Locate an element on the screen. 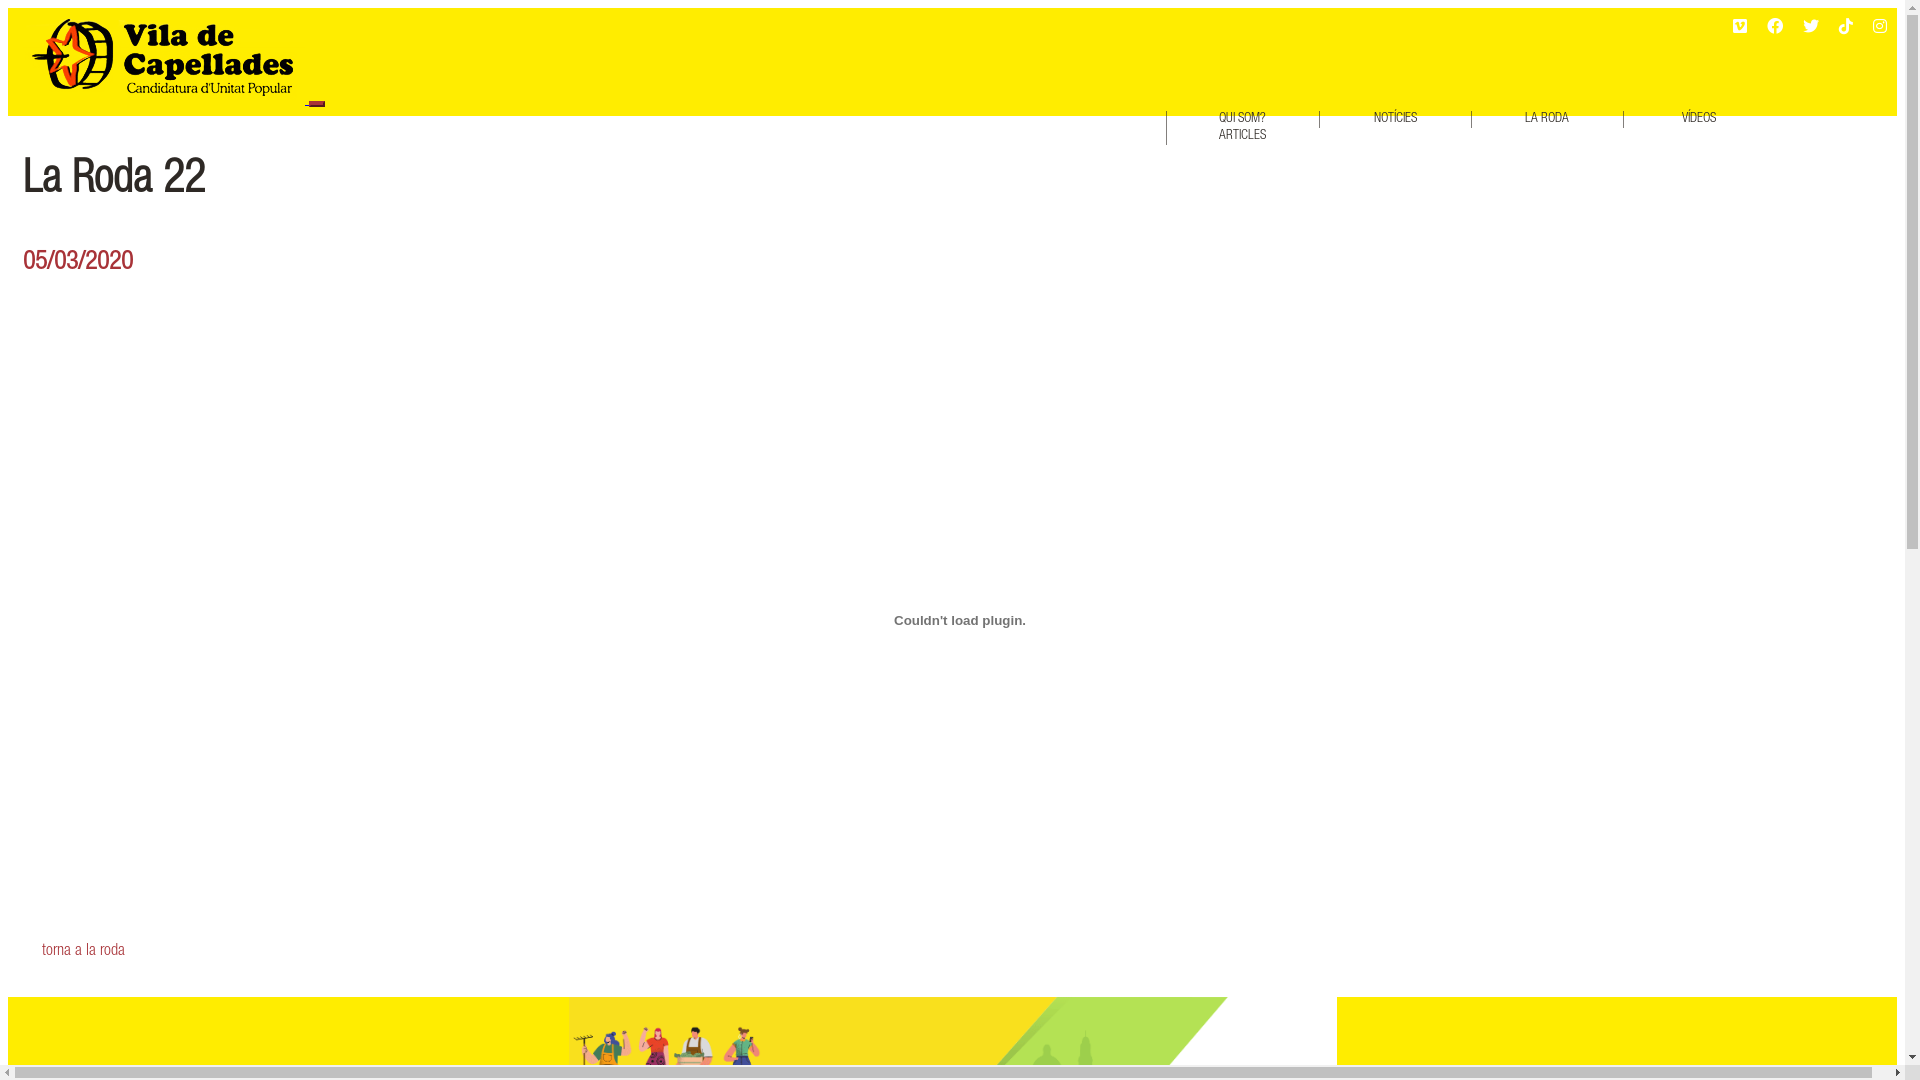 The image size is (1920, 1080). 'Toggle navigation' is located at coordinates (315, 104).